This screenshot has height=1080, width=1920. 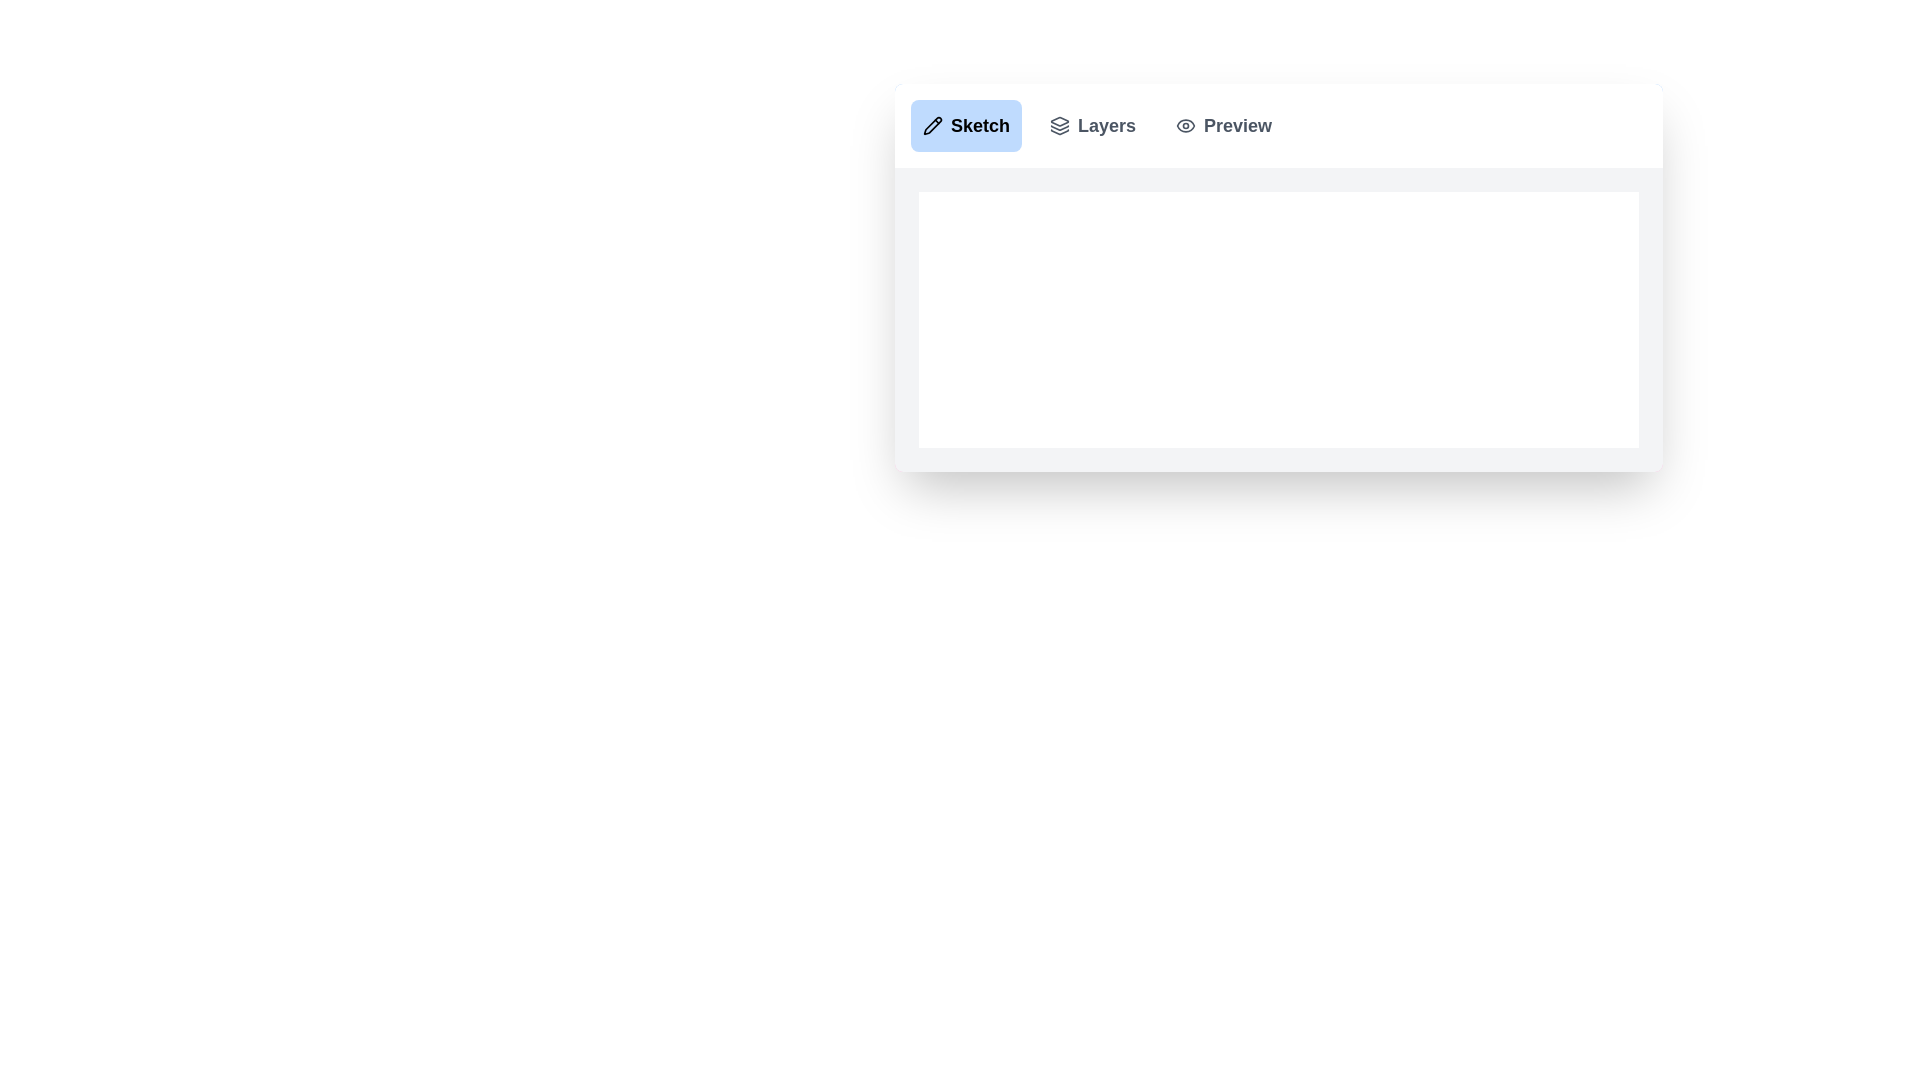 I want to click on the Layers tab, so click(x=1092, y=126).